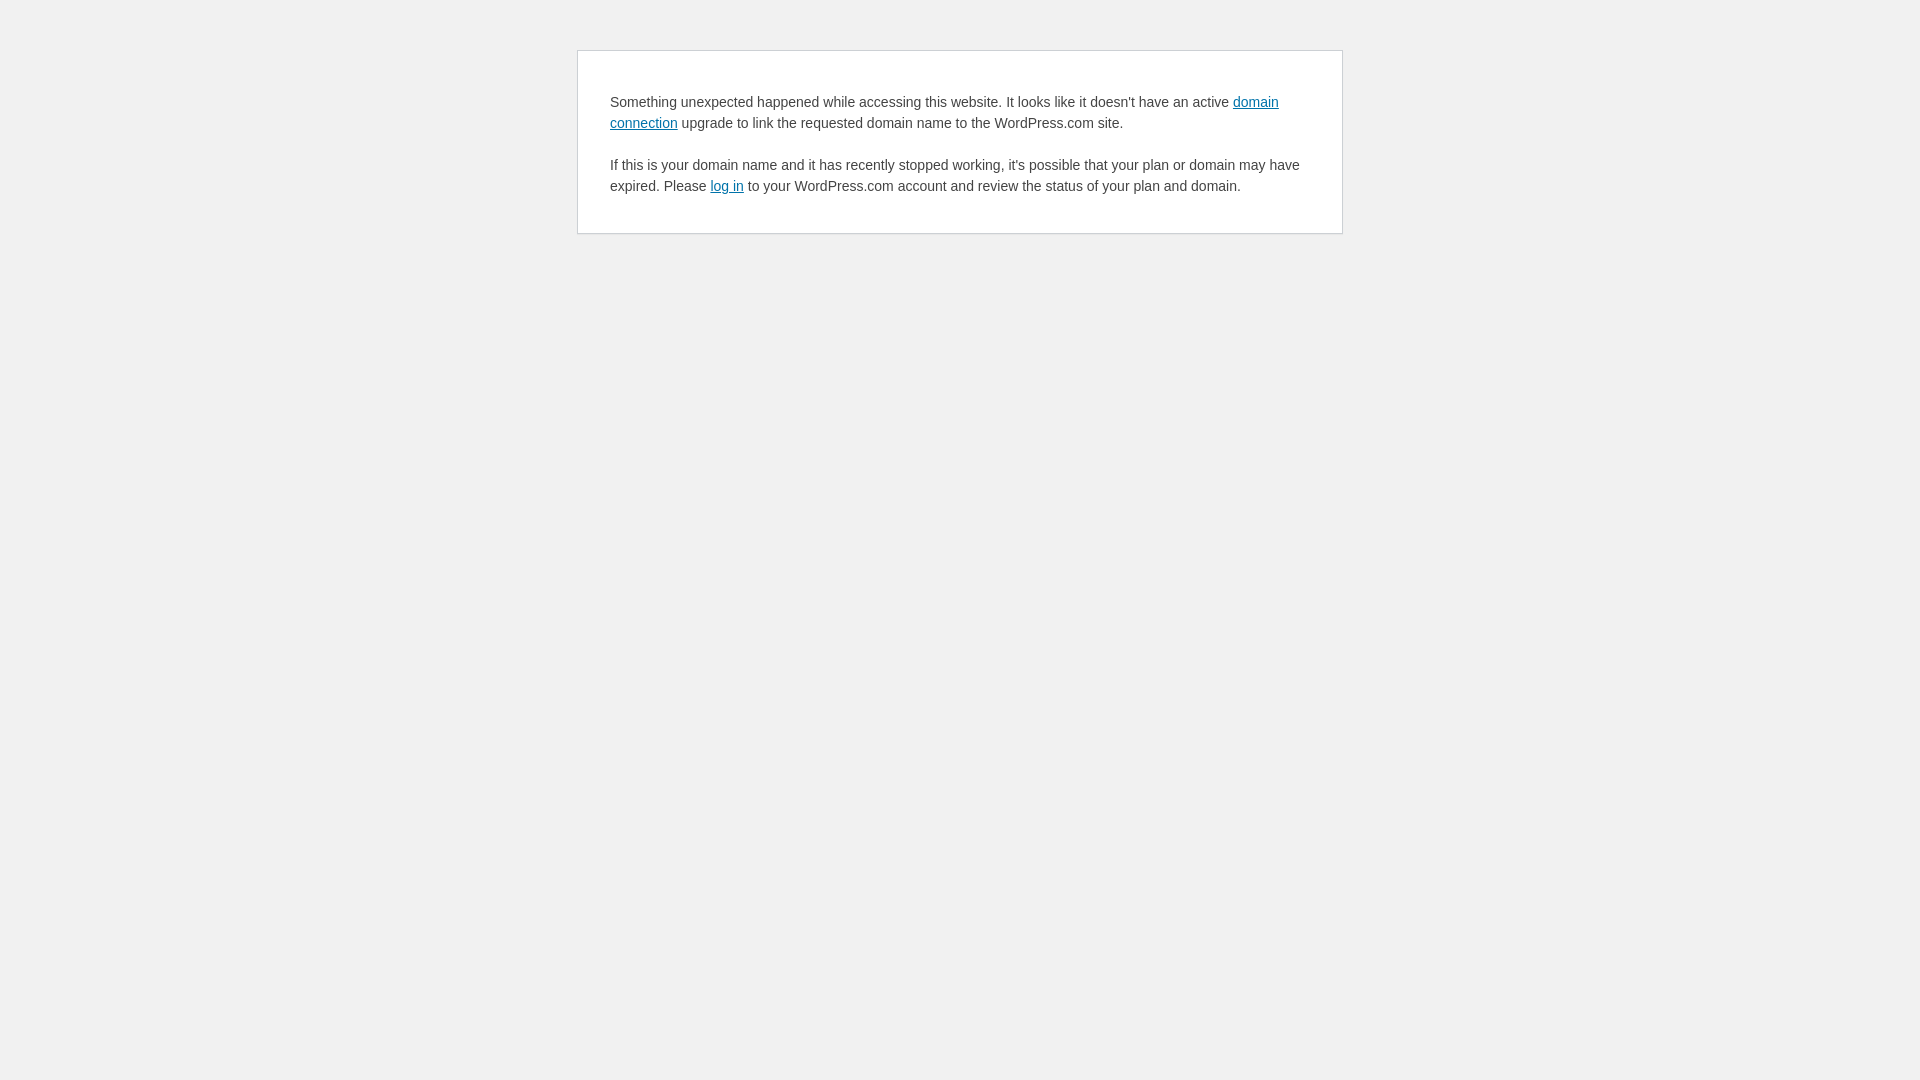 The image size is (1920, 1080). I want to click on 'log in', so click(725, 185).